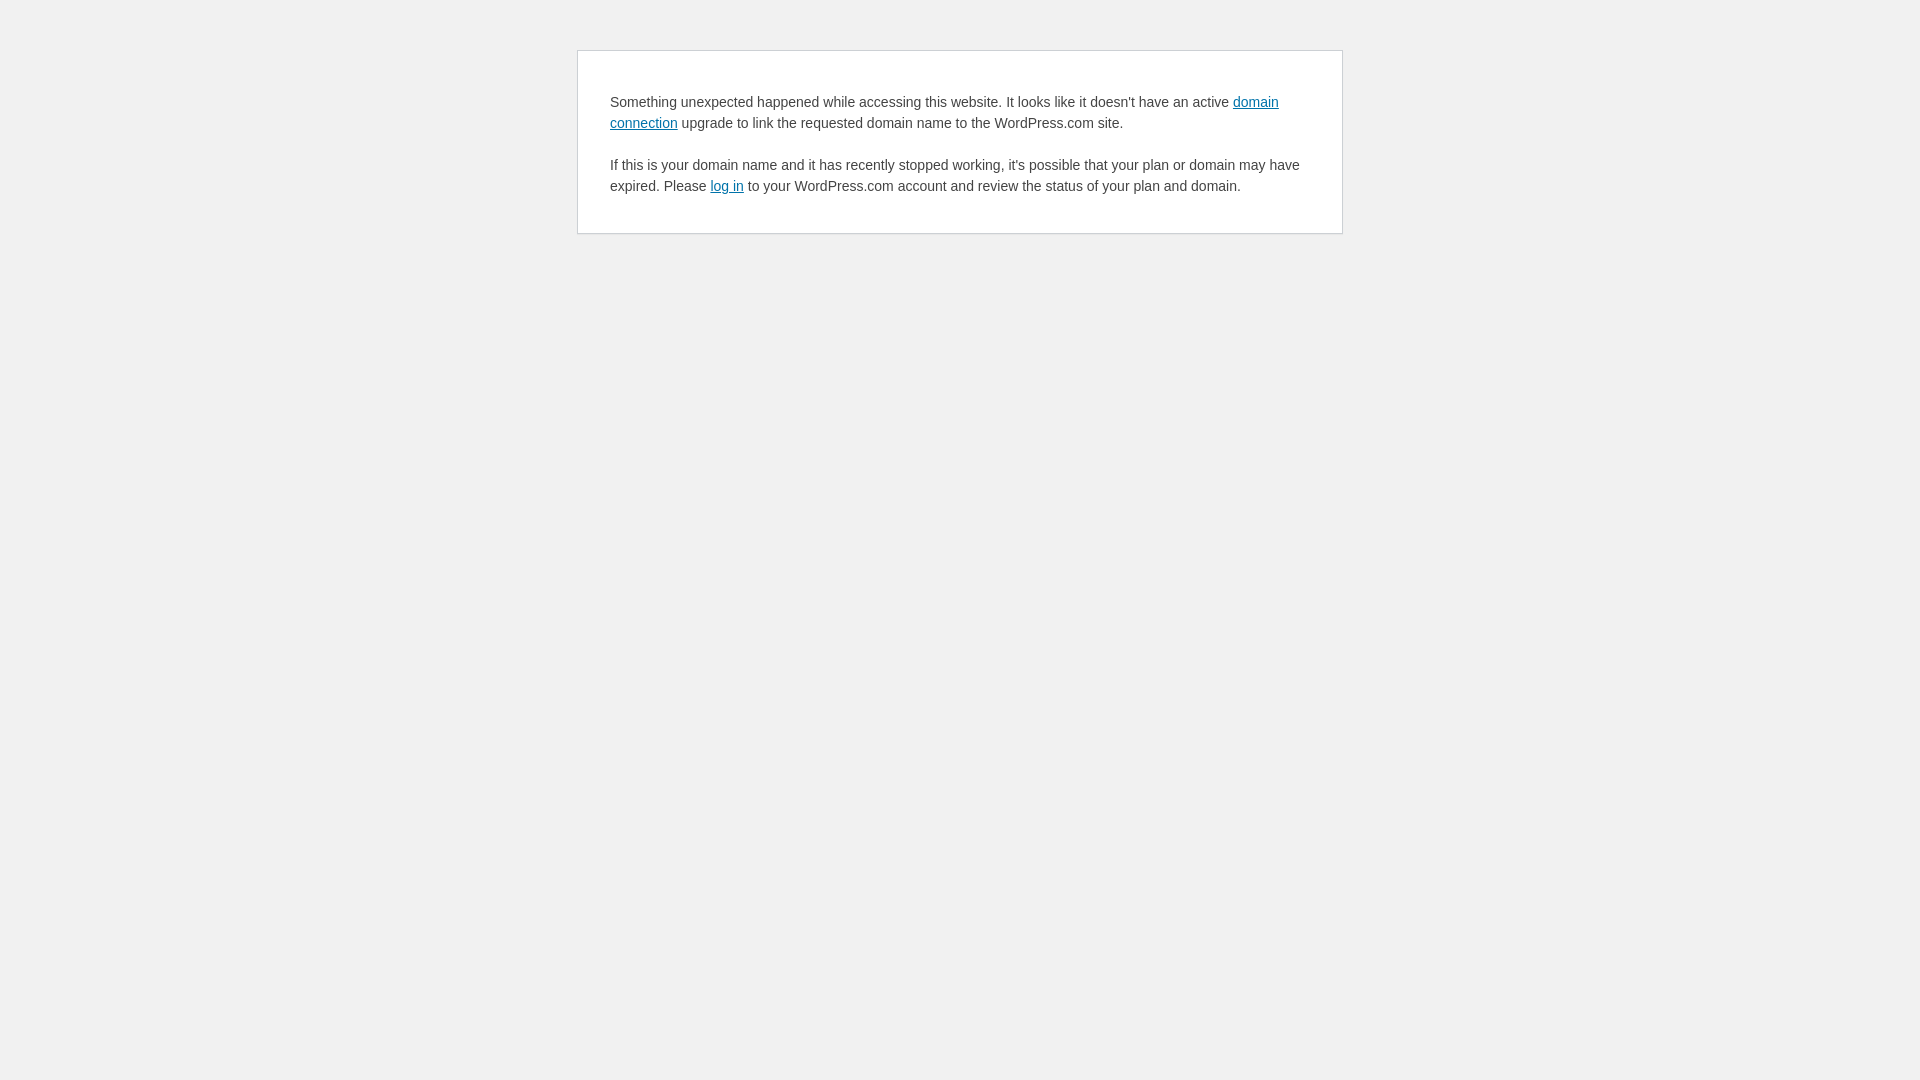 The image size is (1920, 1080). I want to click on 'log in', so click(725, 185).